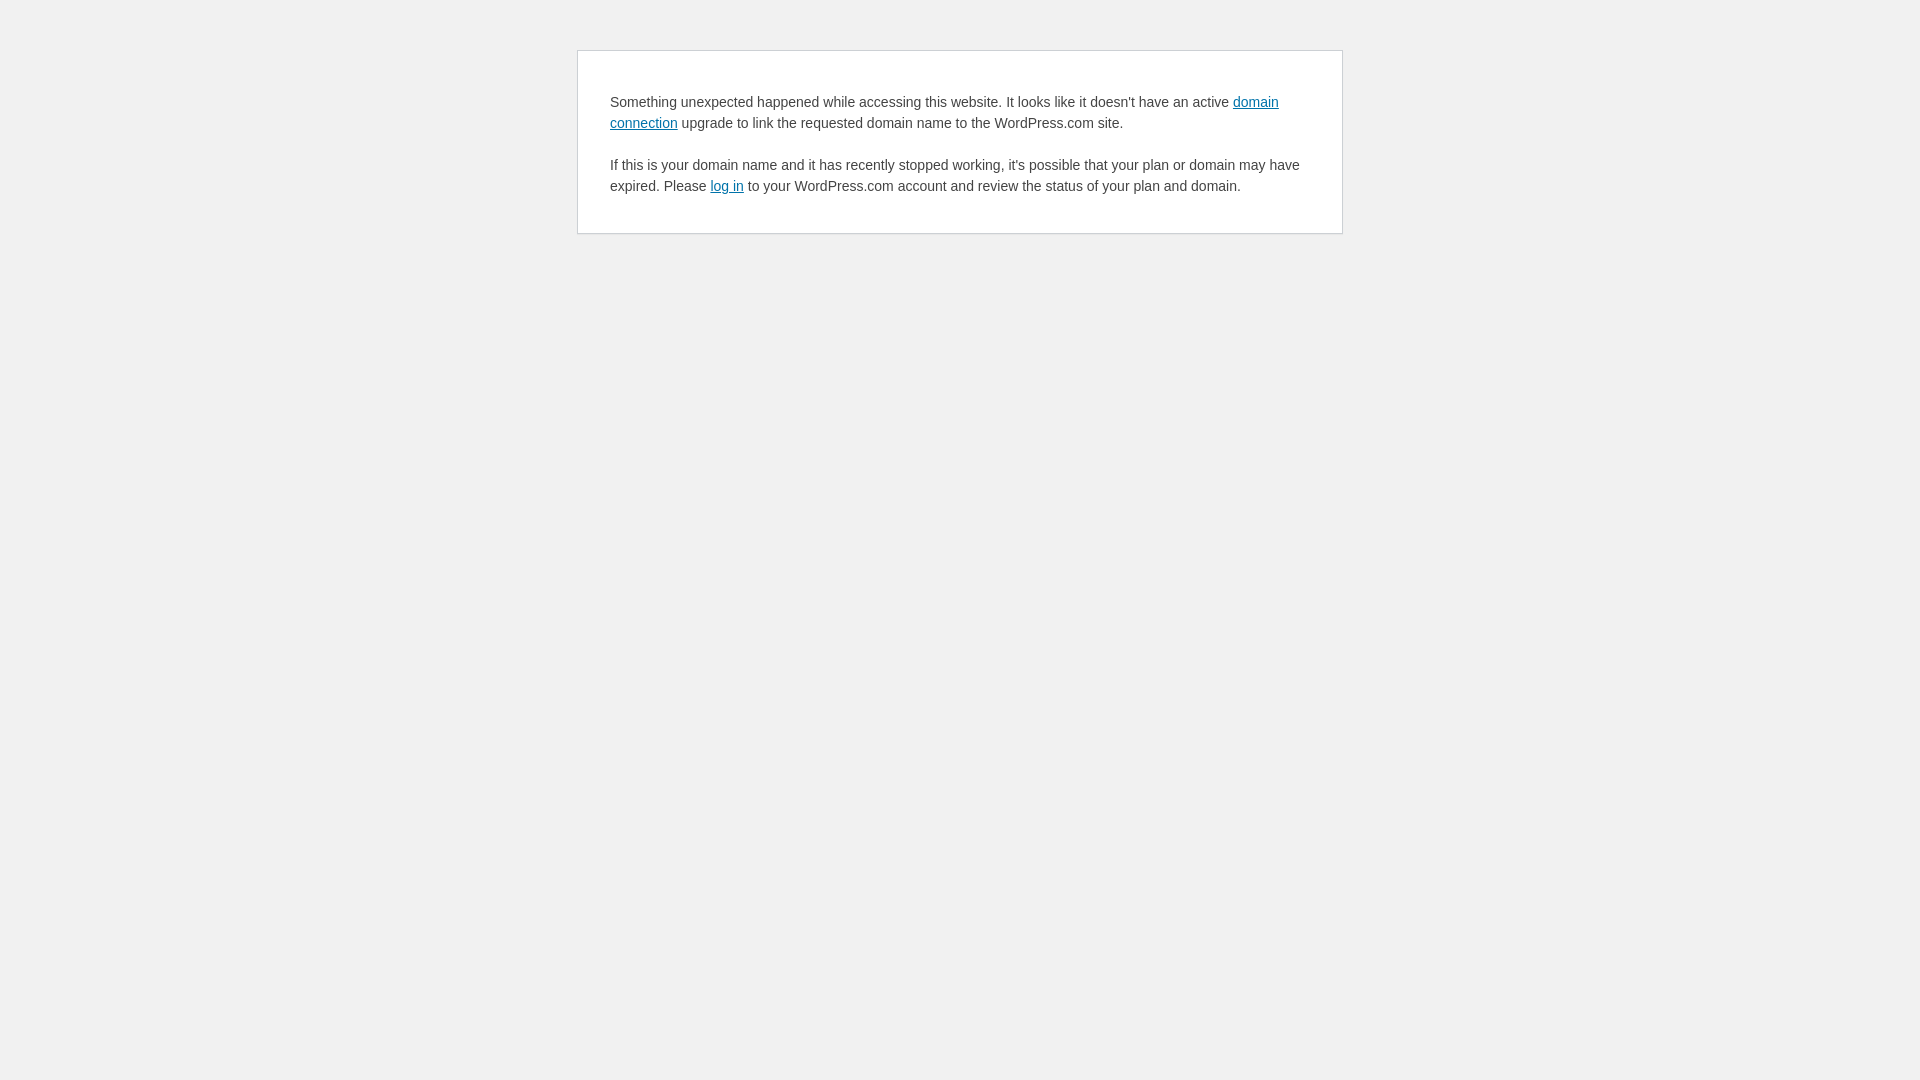 The image size is (1920, 1080). I want to click on 'log in', so click(725, 185).